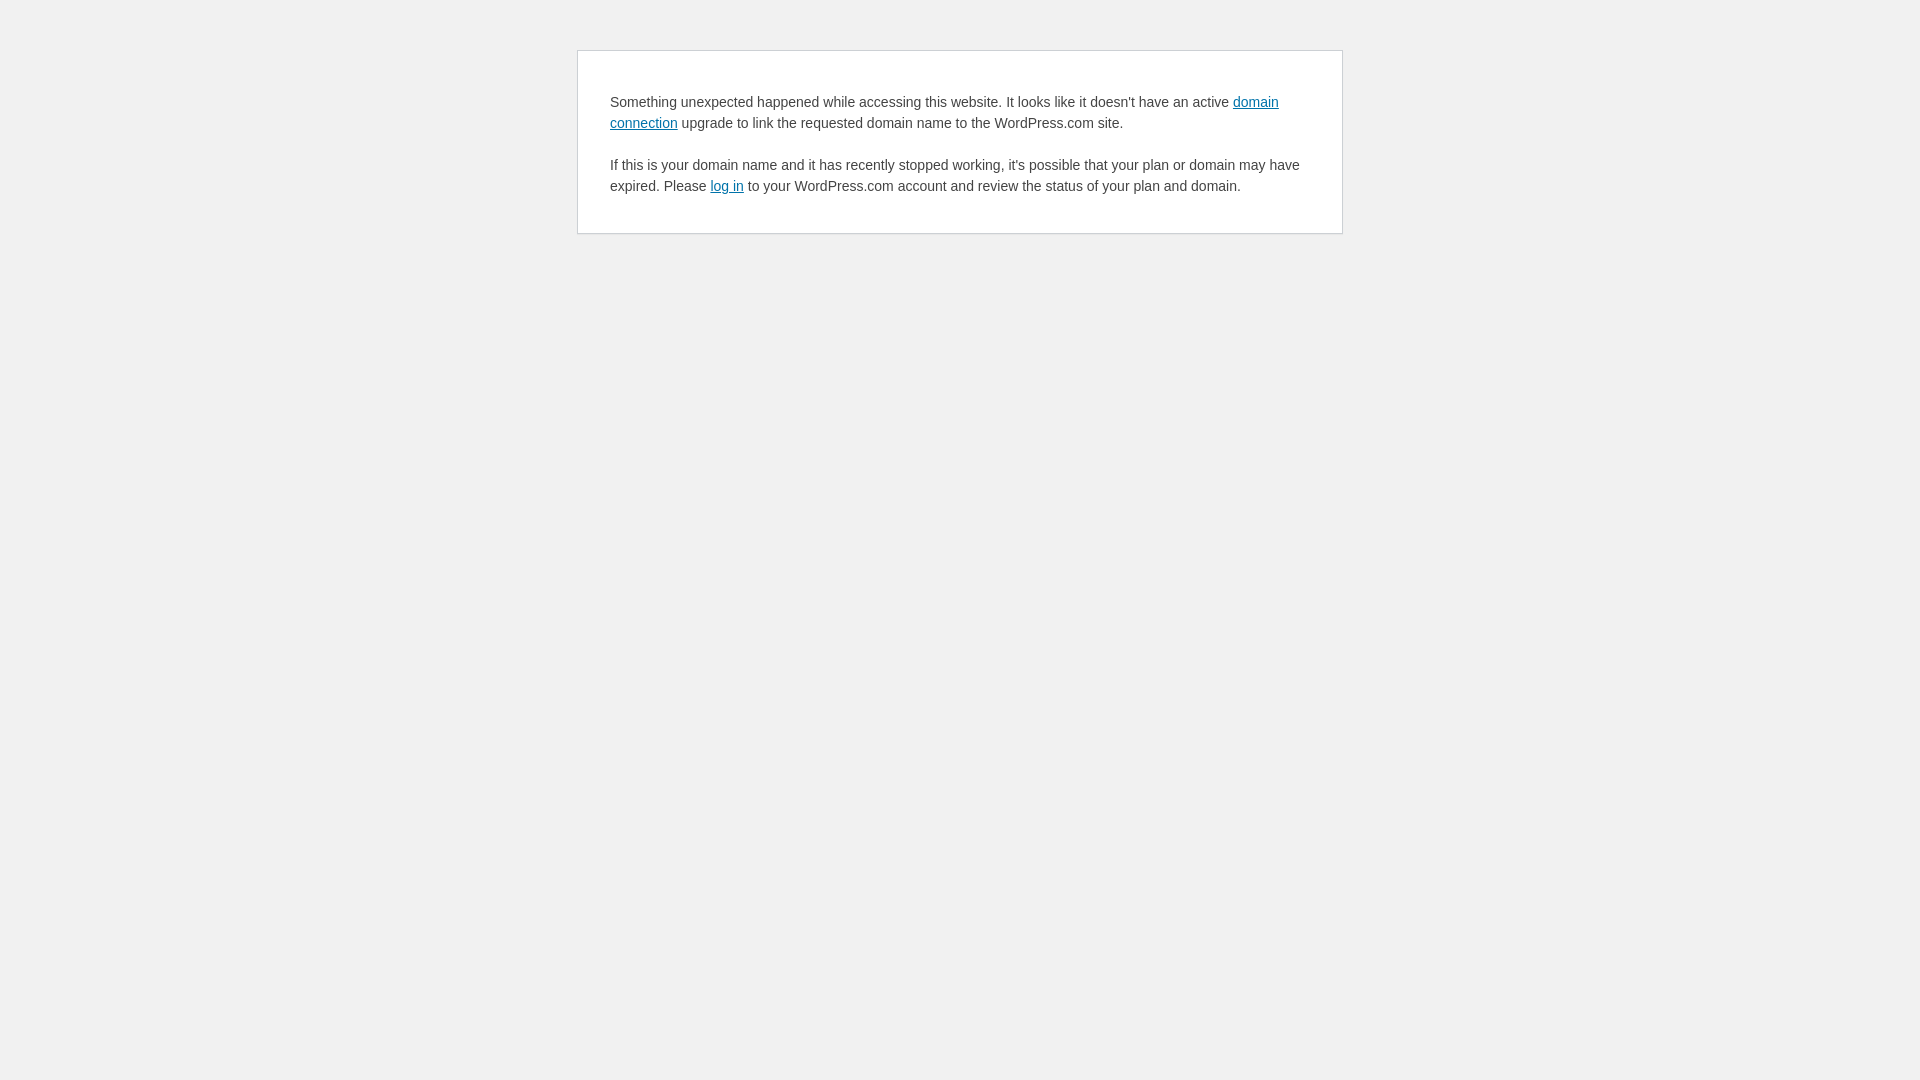 The image size is (1920, 1080). I want to click on 'log in', so click(725, 185).